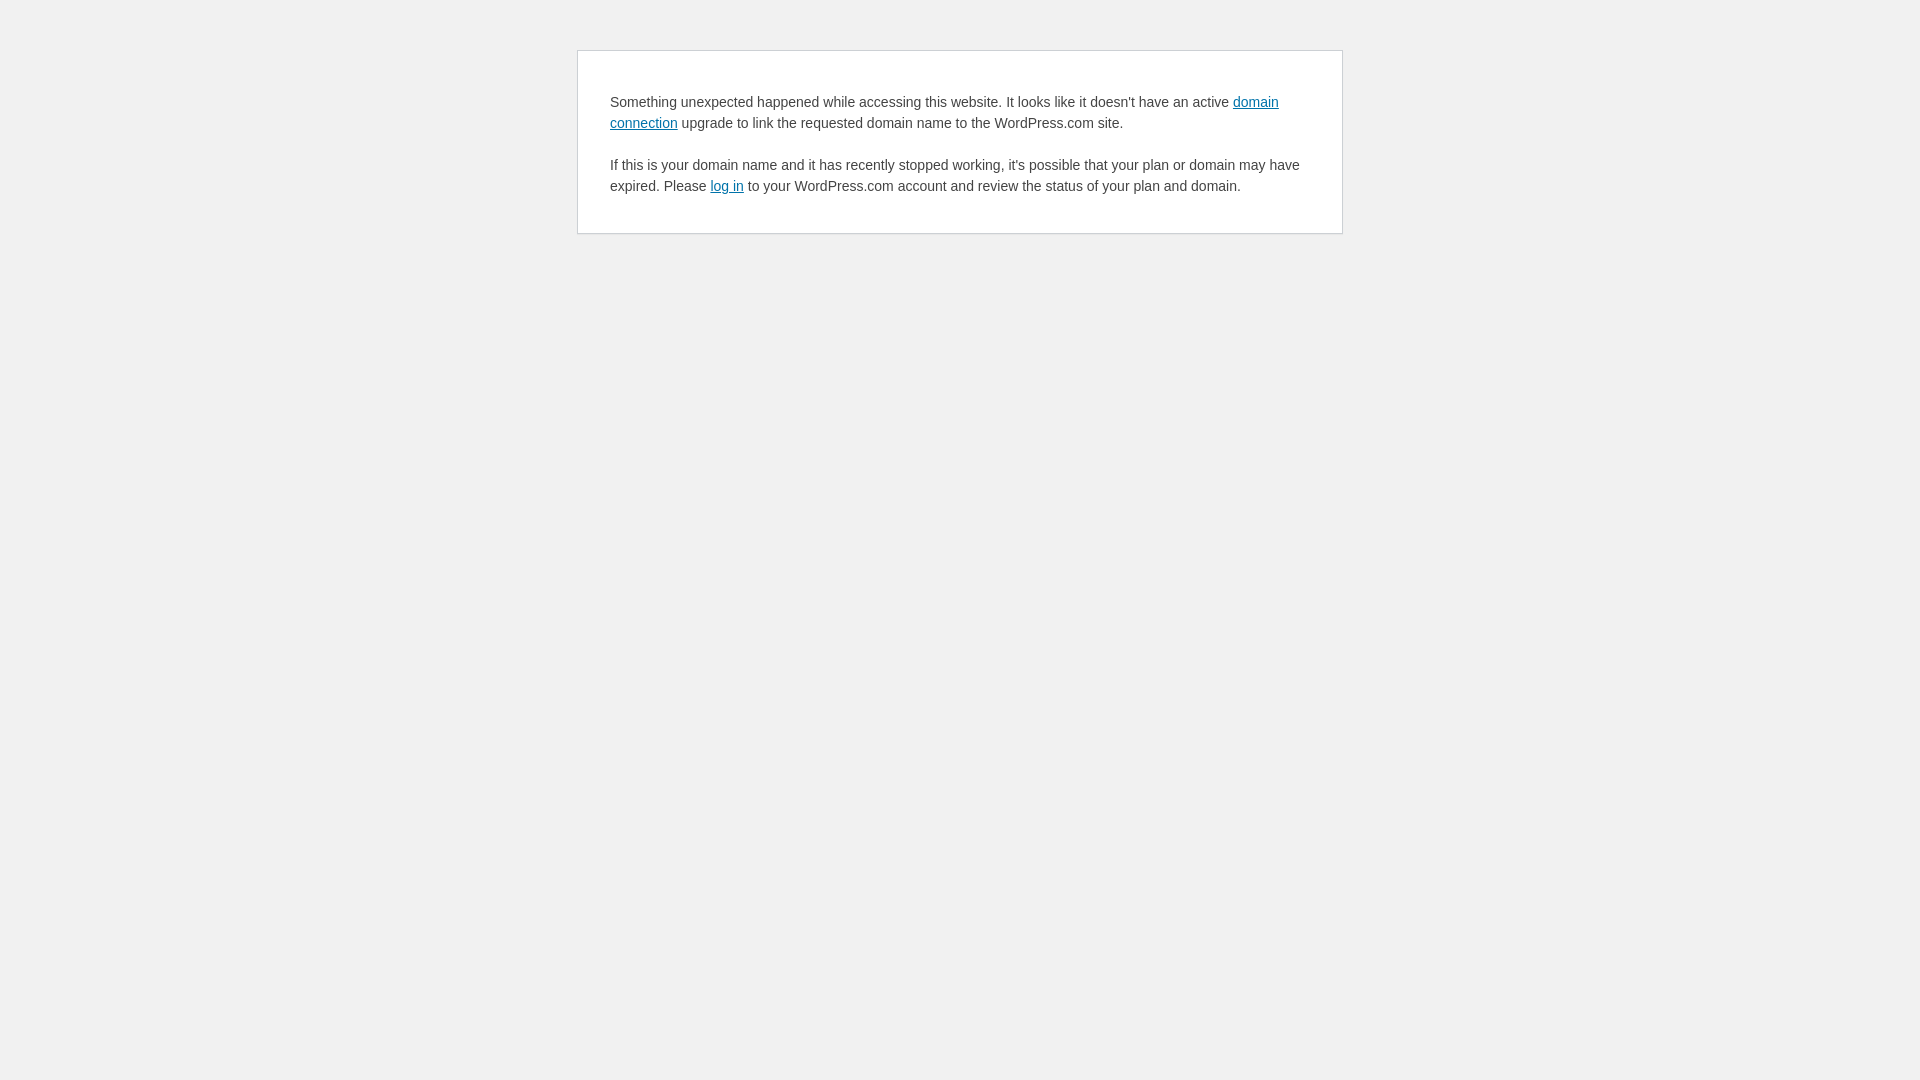 The image size is (1920, 1080). I want to click on 'log in', so click(725, 185).